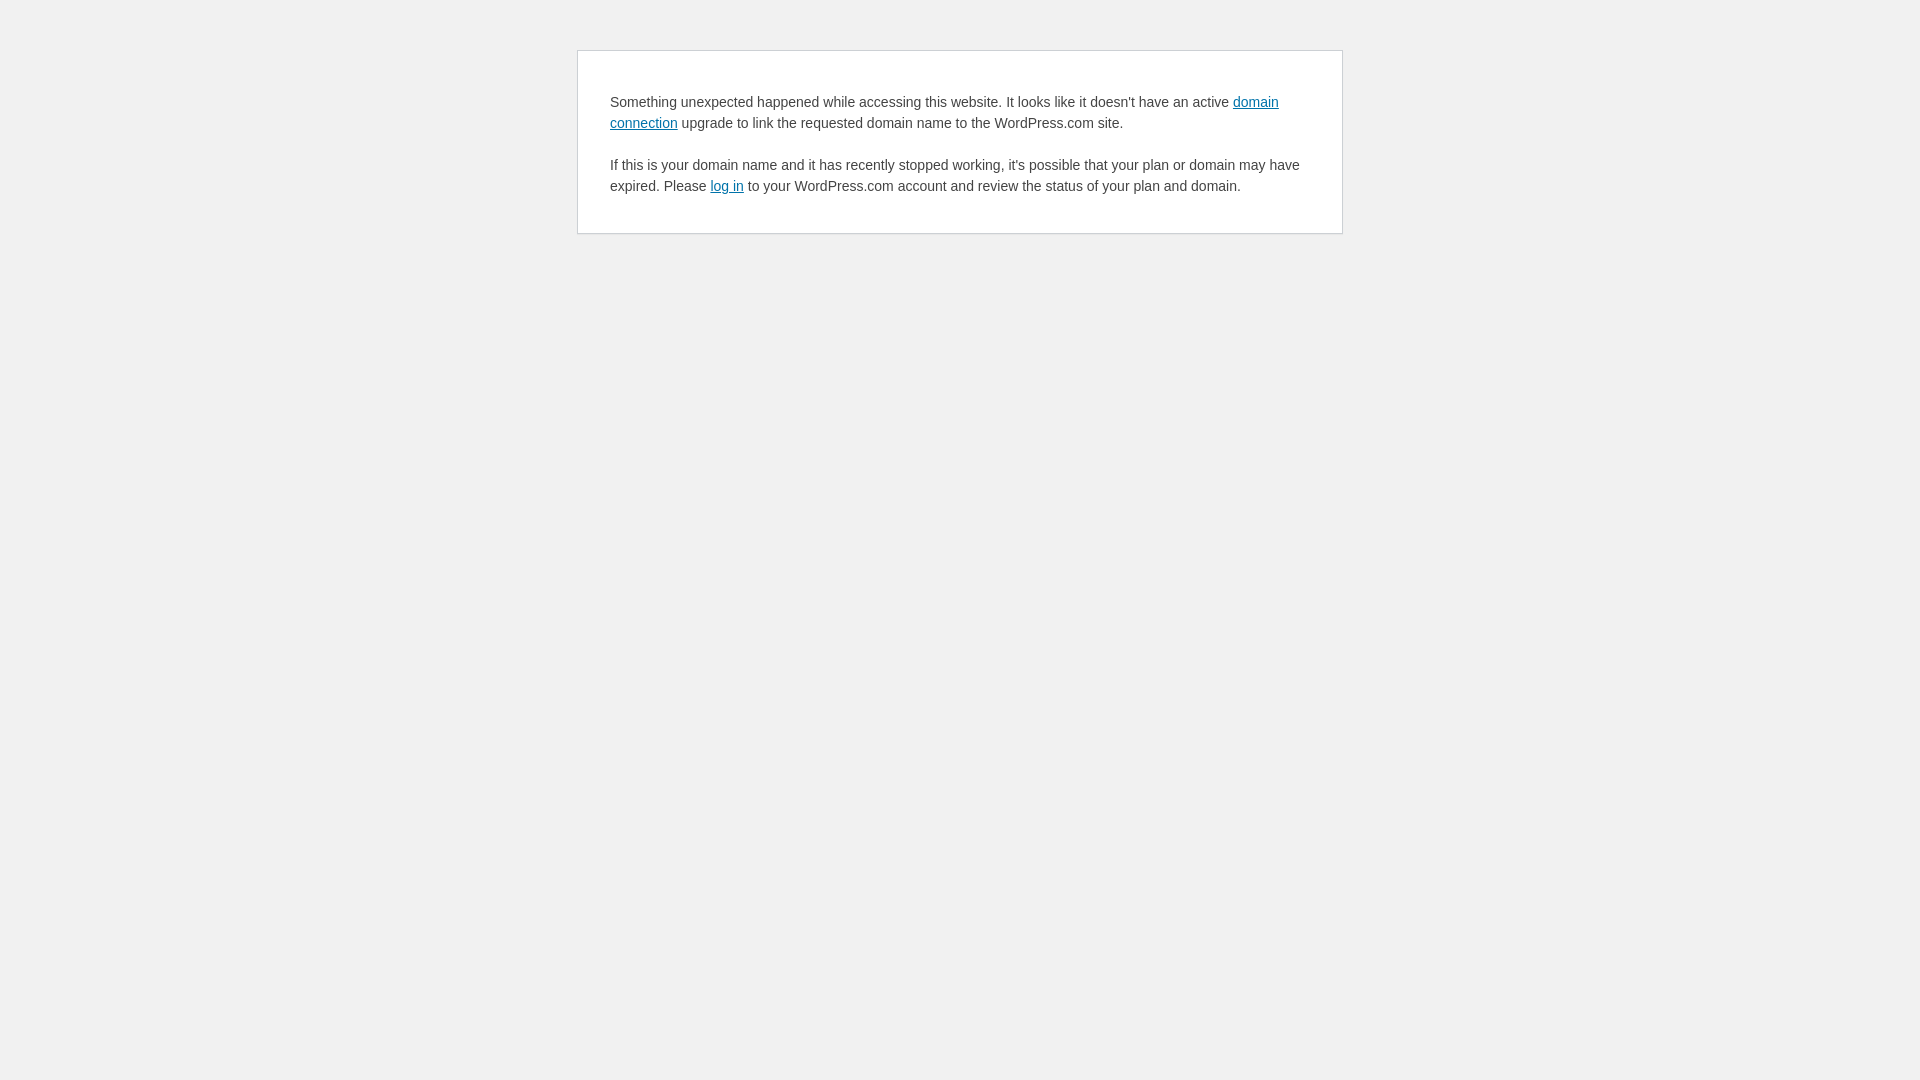 The image size is (1920, 1080). I want to click on 'log in', so click(725, 185).